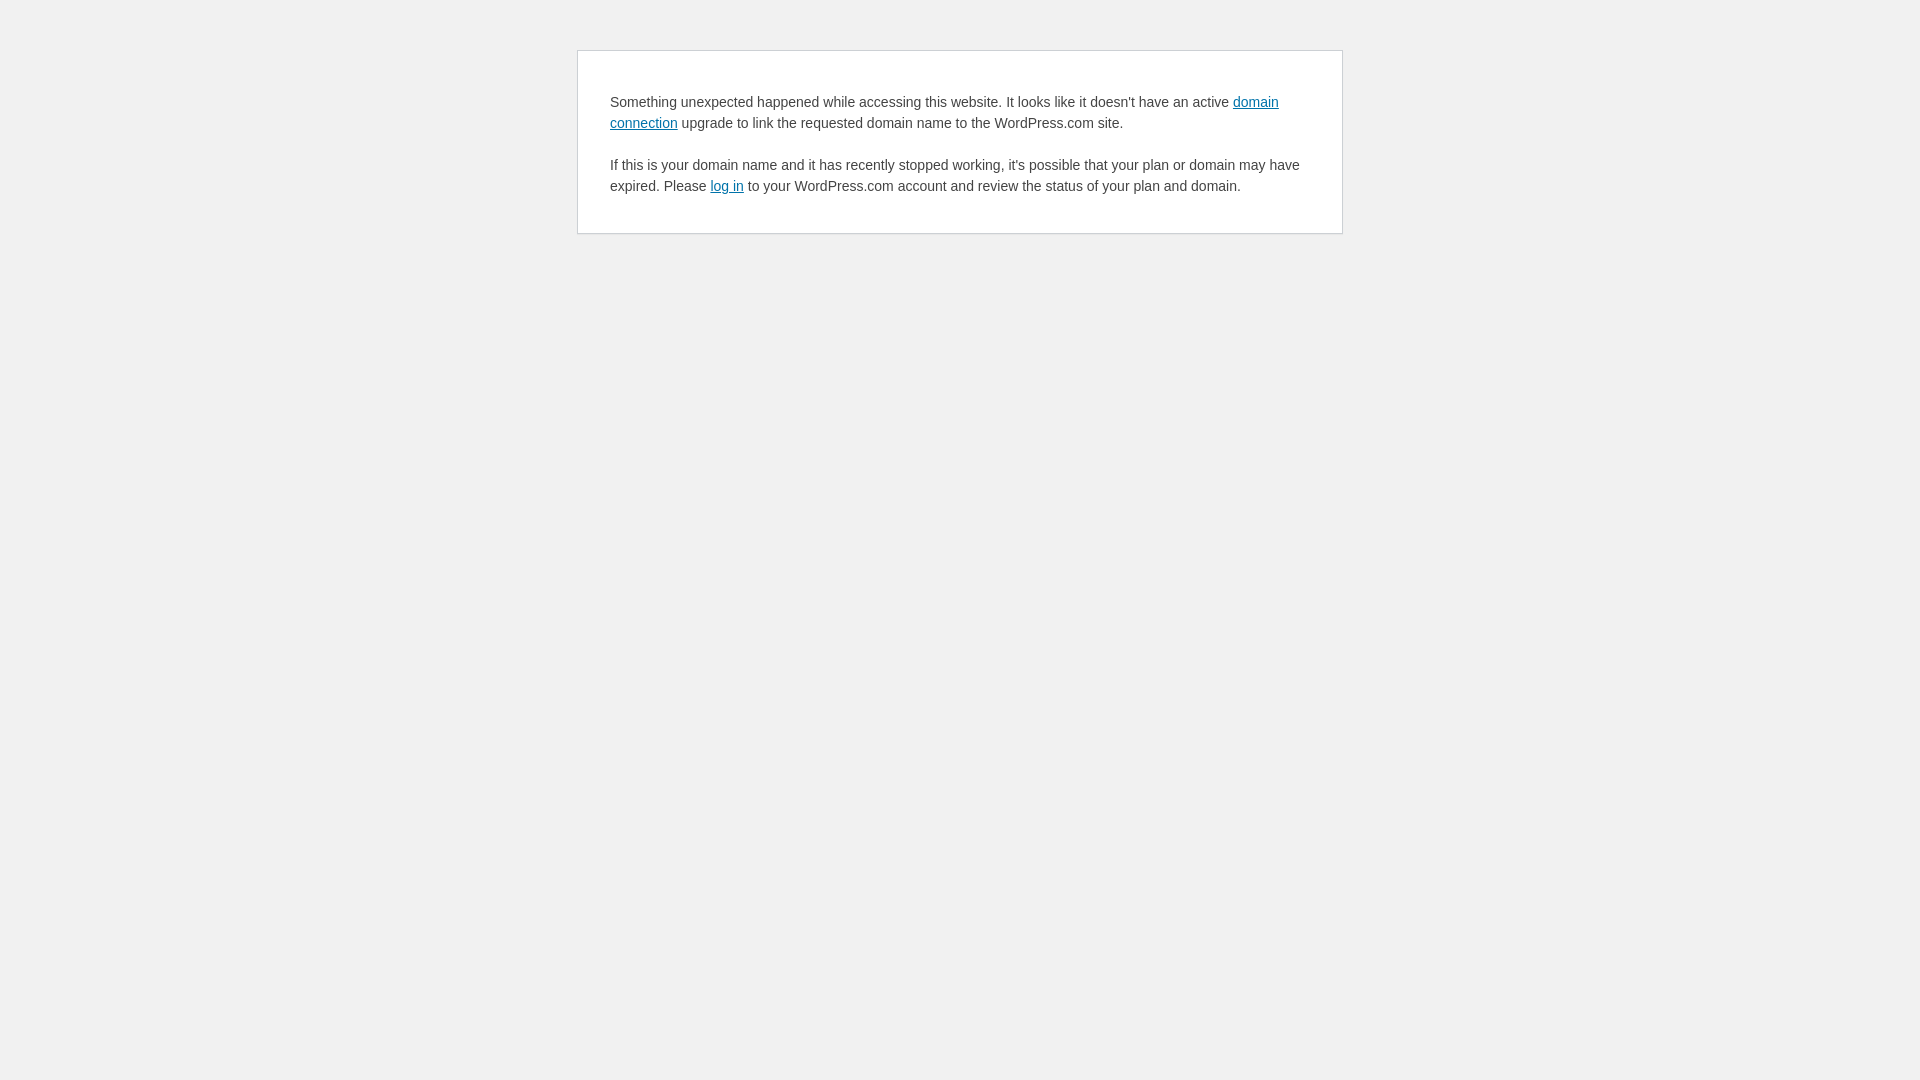 The image size is (1920, 1080). I want to click on 'log in', so click(725, 185).